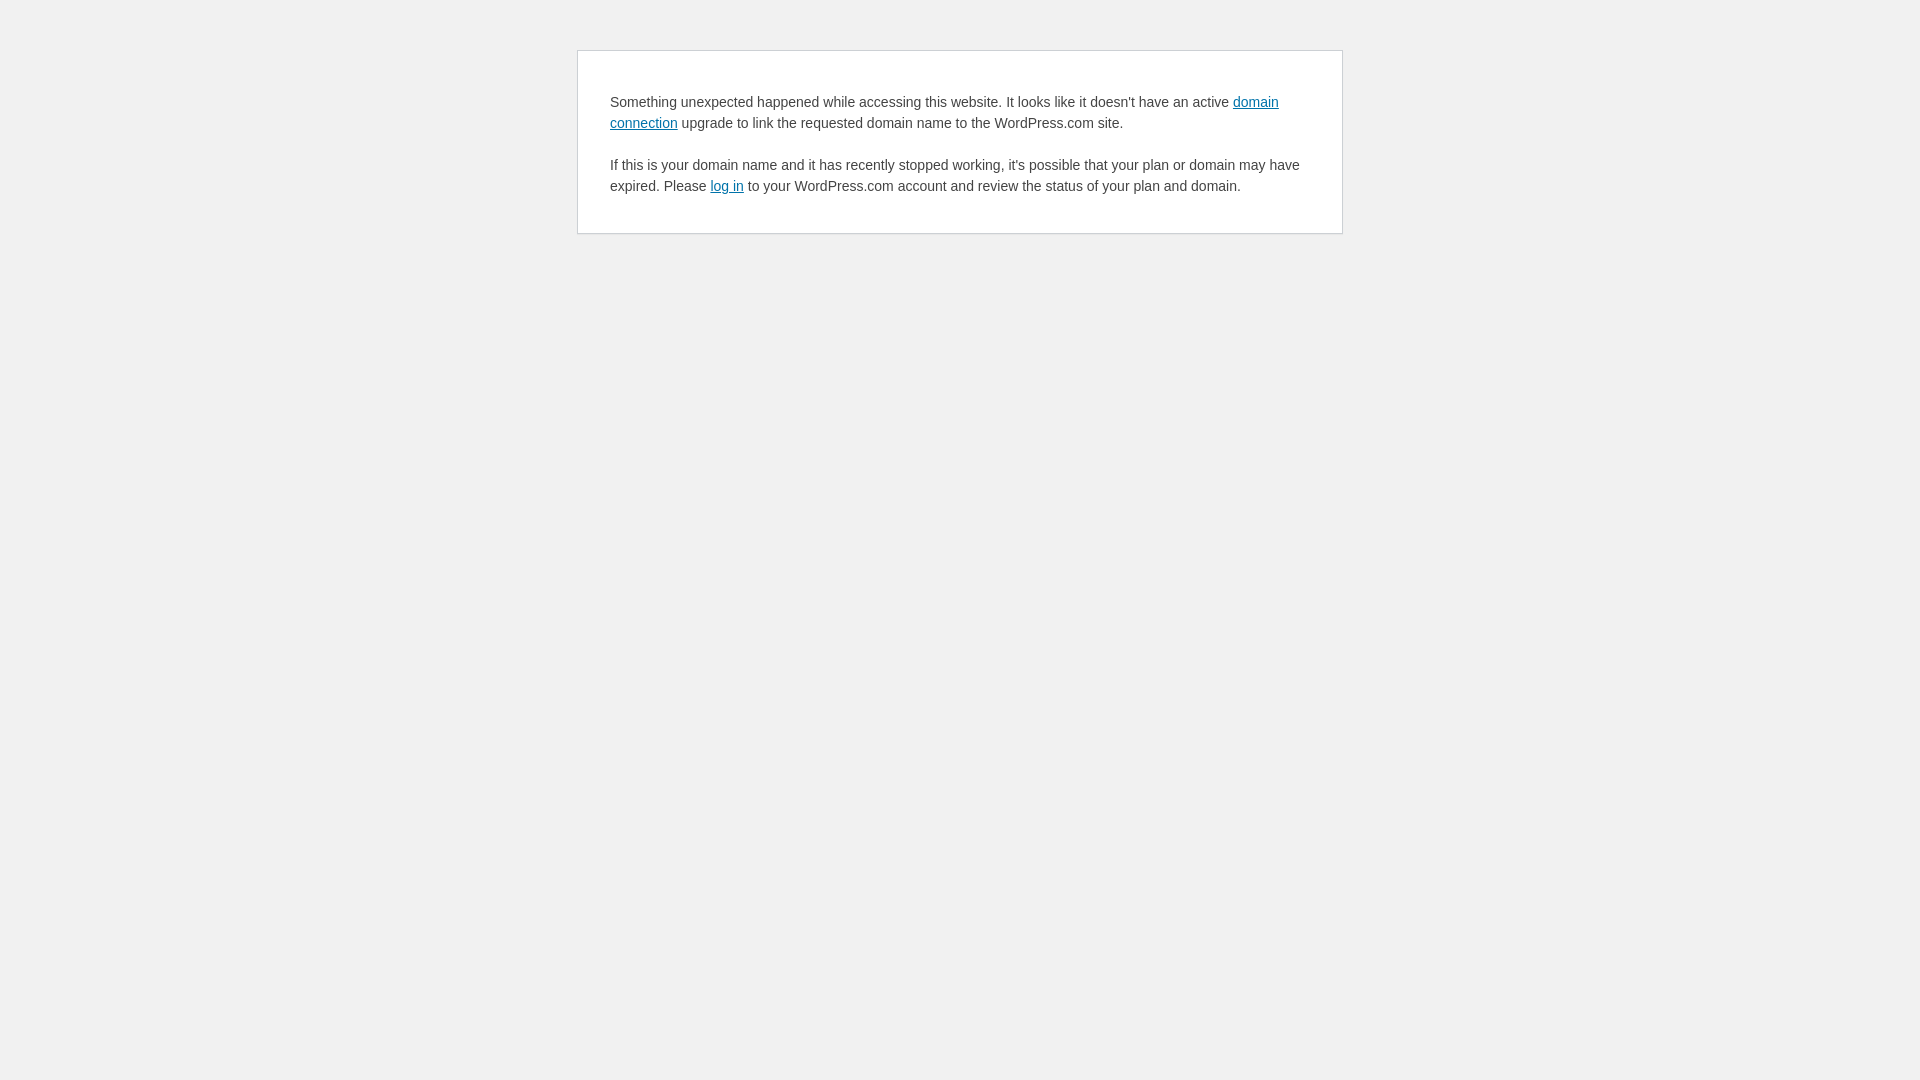 The image size is (1920, 1080). I want to click on 'log in', so click(725, 185).